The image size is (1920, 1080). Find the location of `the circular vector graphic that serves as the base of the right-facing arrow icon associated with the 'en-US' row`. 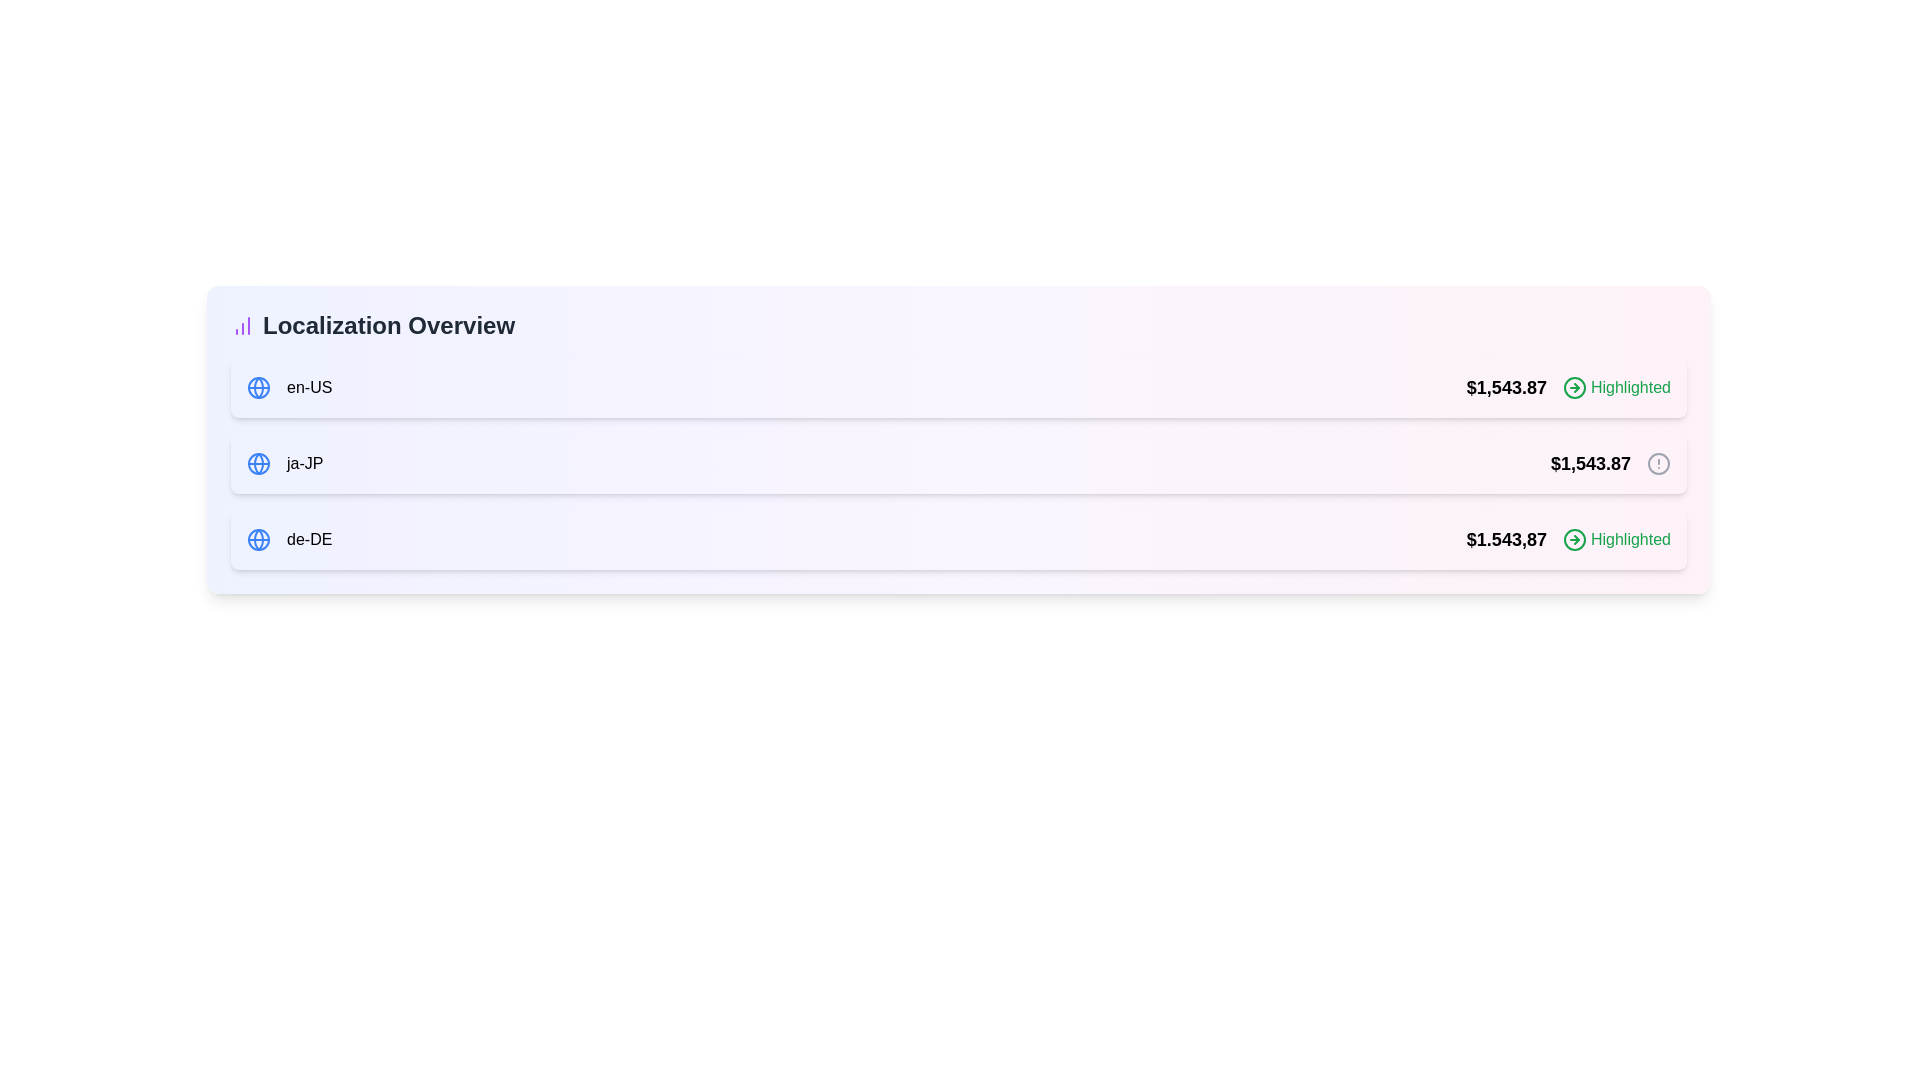

the circular vector graphic that serves as the base of the right-facing arrow icon associated with the 'en-US' row is located at coordinates (1573, 388).